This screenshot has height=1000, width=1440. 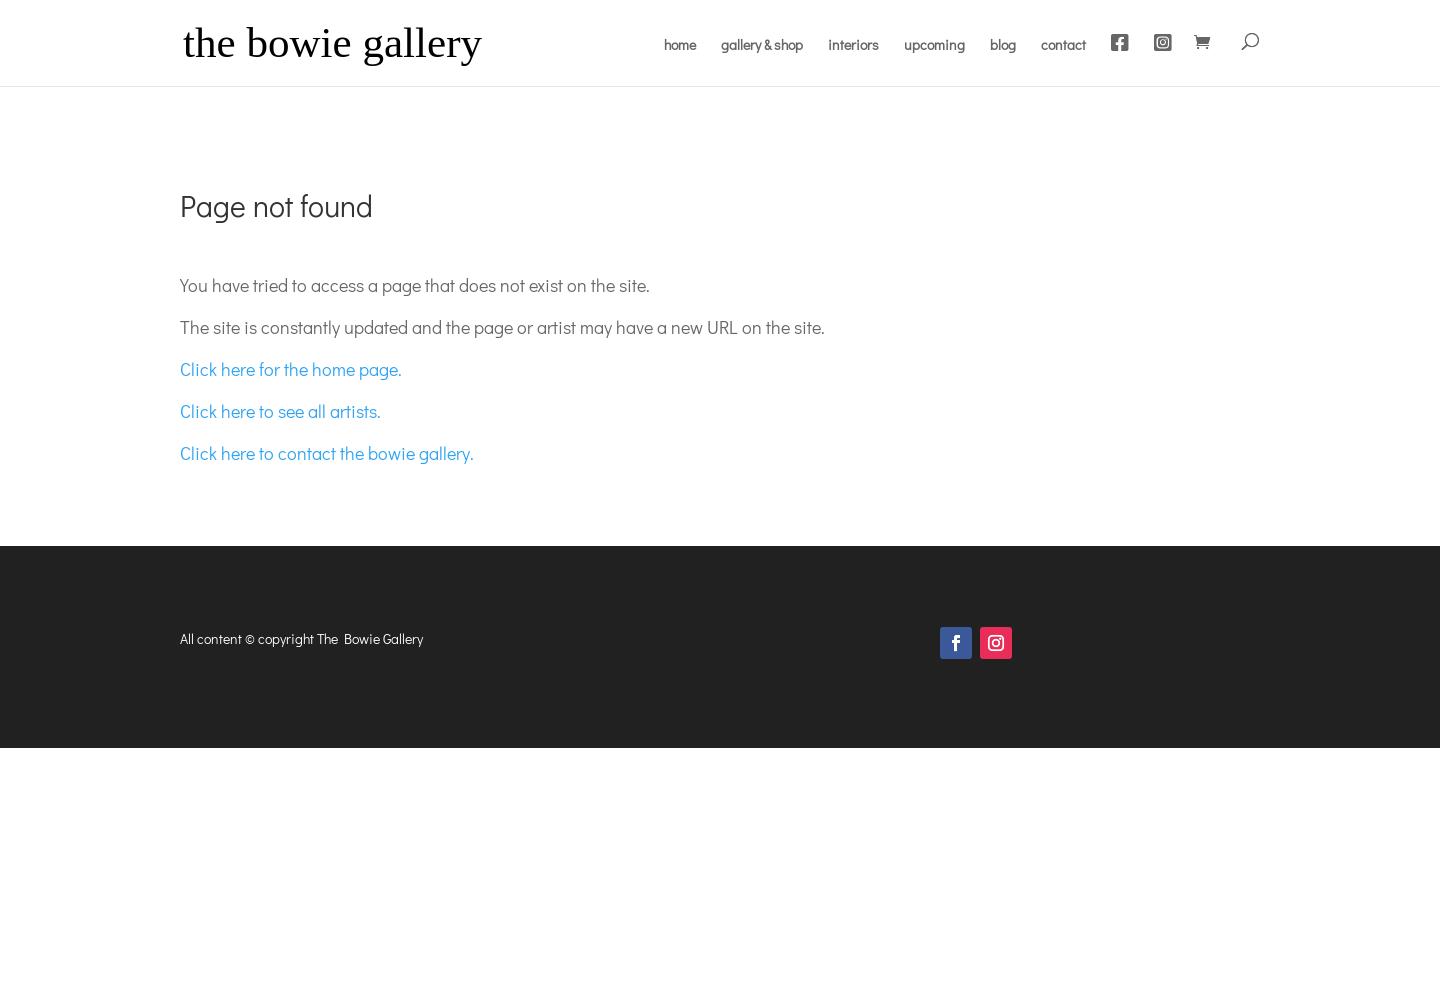 I want to click on 'Click here to contact the bowie gallery.', so click(x=179, y=451).